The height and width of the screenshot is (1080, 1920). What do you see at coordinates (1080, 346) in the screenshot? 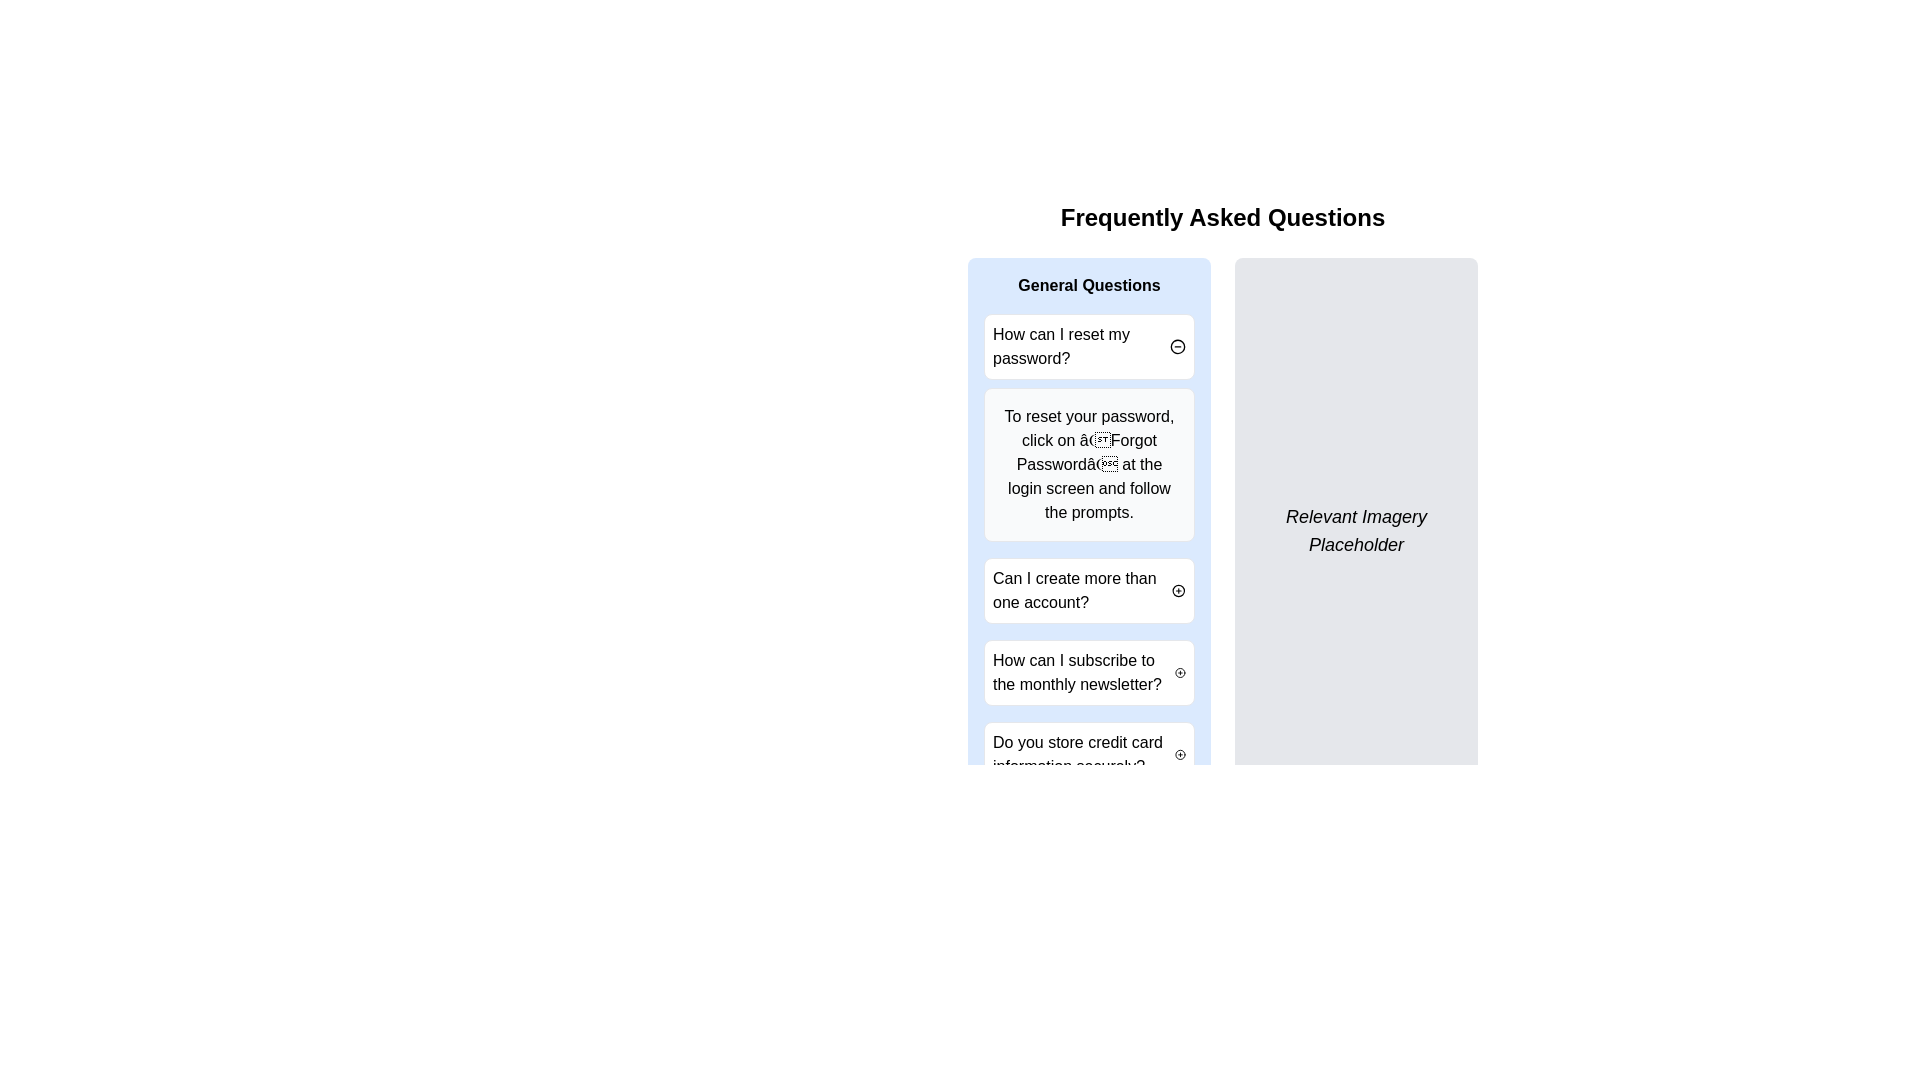
I see `the first Text label in the 'General Questions' section of the FAQ list, which presents a question and serves as an entry point for more information` at bounding box center [1080, 346].